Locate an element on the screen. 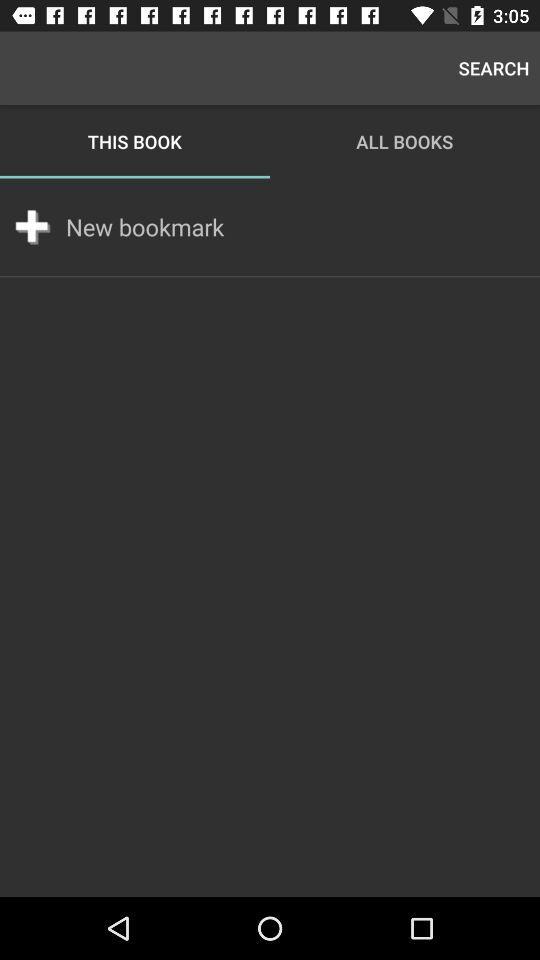 The image size is (540, 960). app next to this book icon is located at coordinates (493, 68).